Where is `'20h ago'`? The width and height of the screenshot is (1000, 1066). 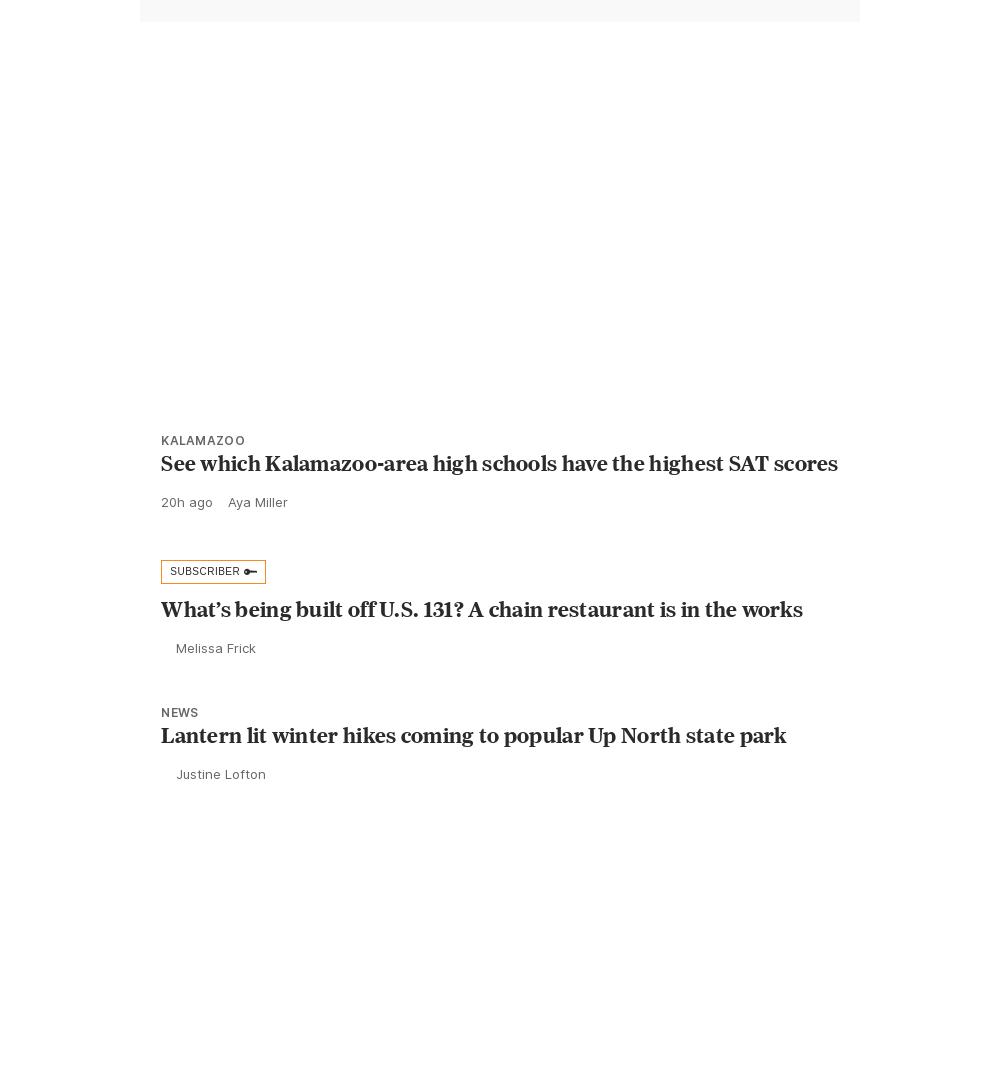
'20h ago' is located at coordinates (187, 545).